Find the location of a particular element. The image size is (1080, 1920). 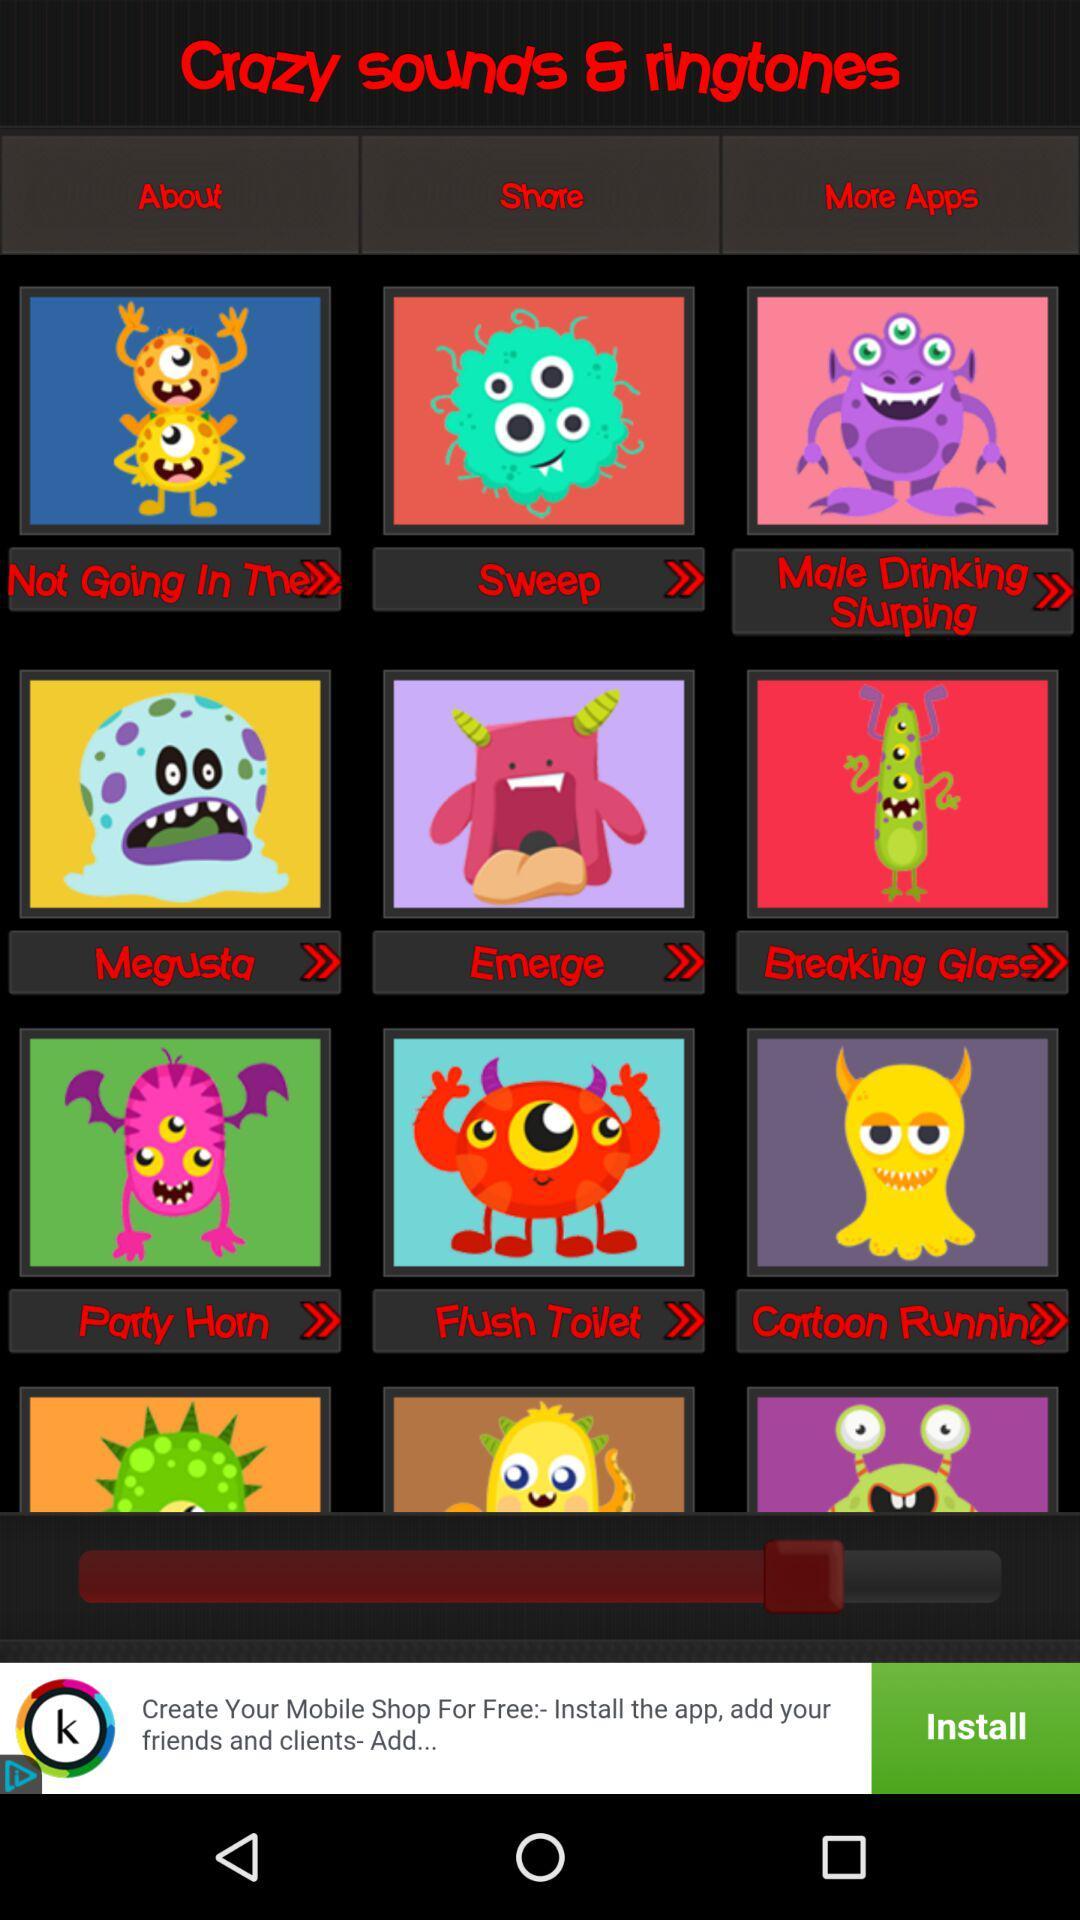

it is a monster pointing down is located at coordinates (174, 1154).